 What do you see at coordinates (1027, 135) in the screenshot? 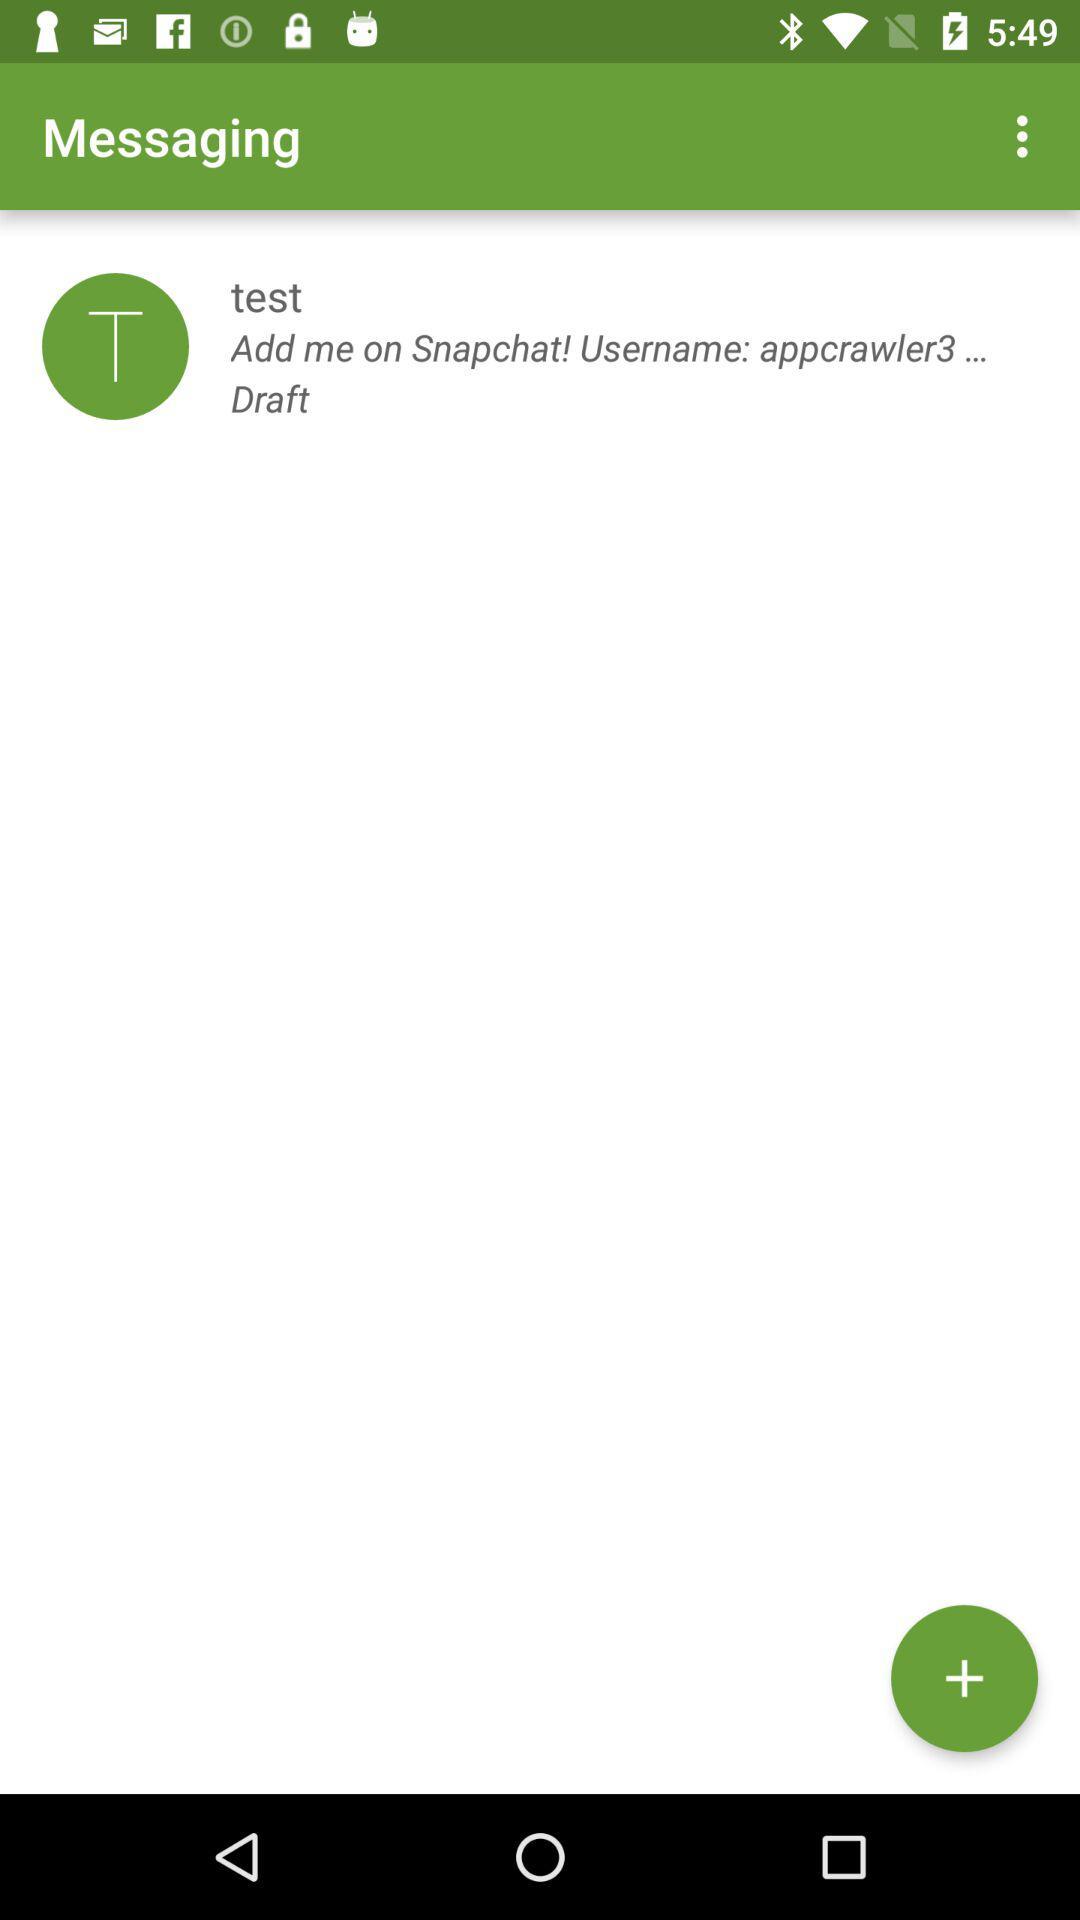
I see `the item at the top right corner` at bounding box center [1027, 135].